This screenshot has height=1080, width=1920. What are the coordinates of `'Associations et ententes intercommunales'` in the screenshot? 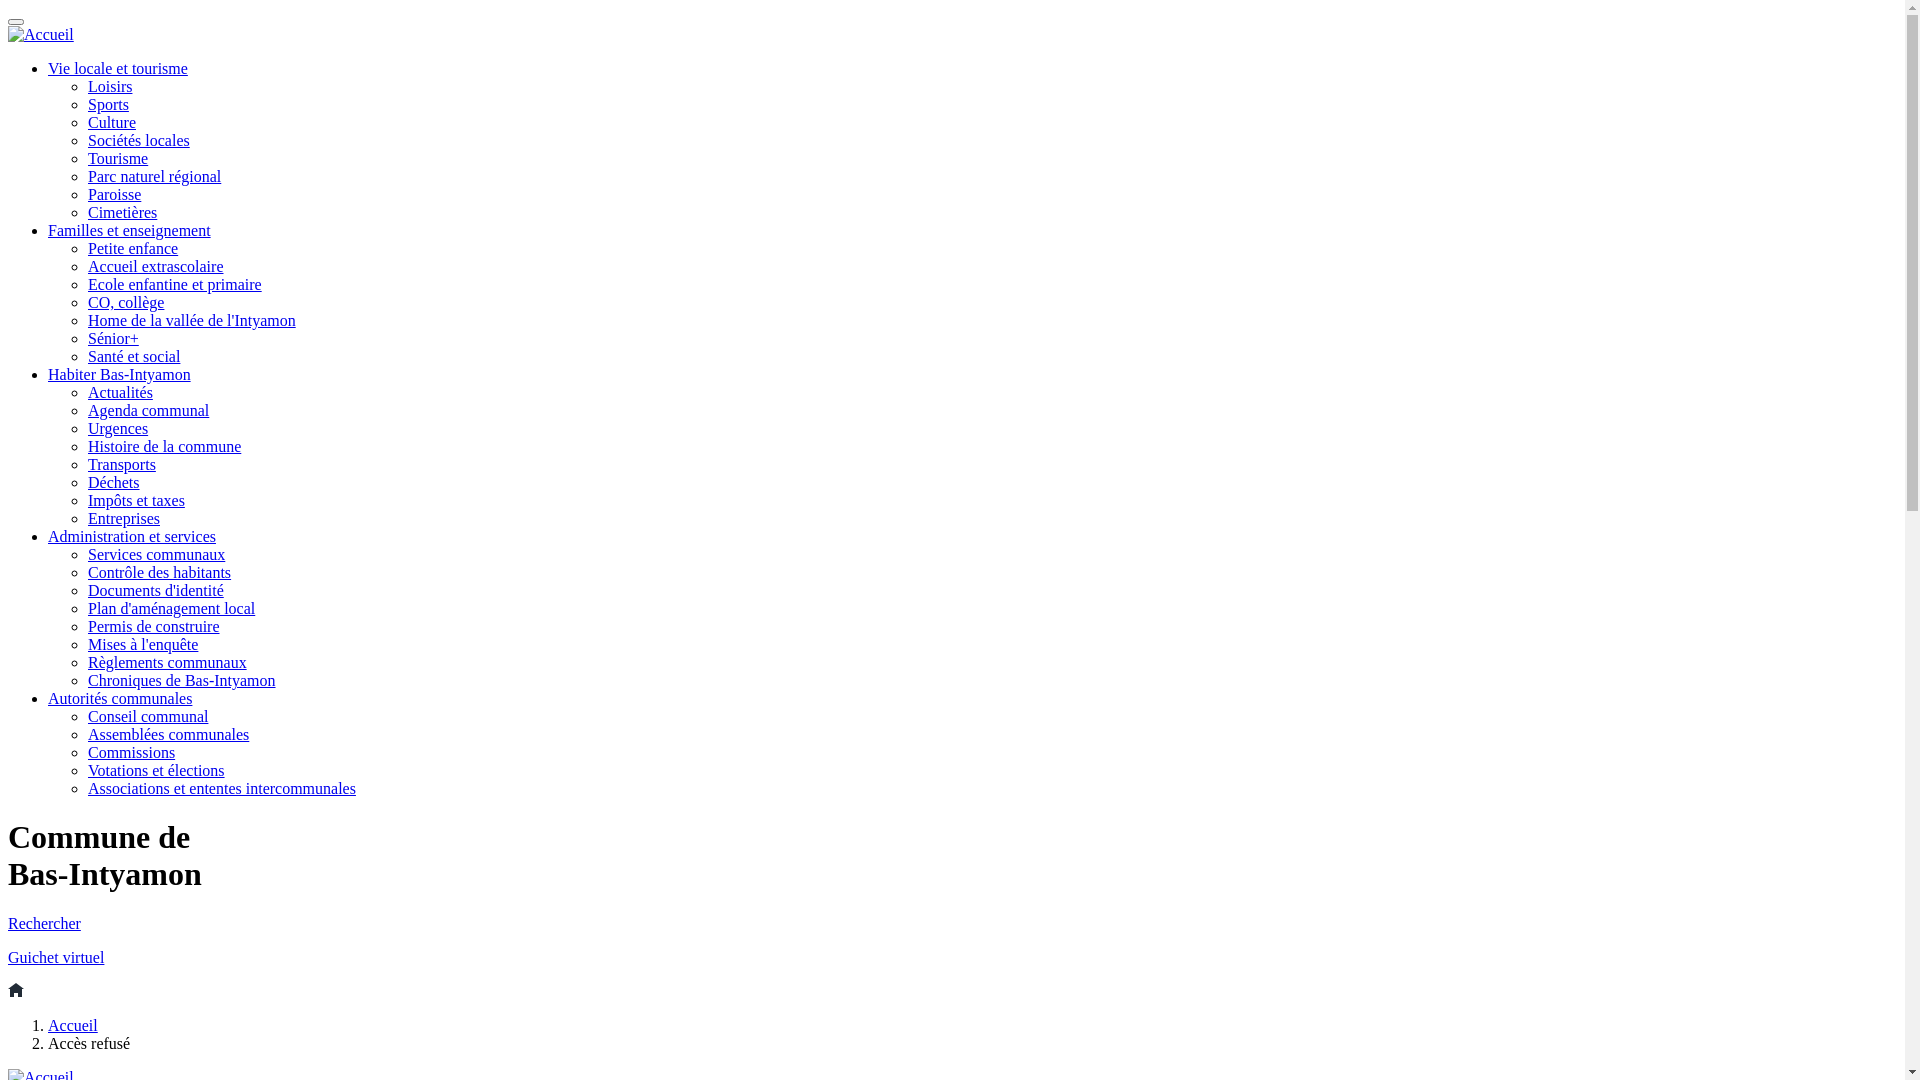 It's located at (221, 787).